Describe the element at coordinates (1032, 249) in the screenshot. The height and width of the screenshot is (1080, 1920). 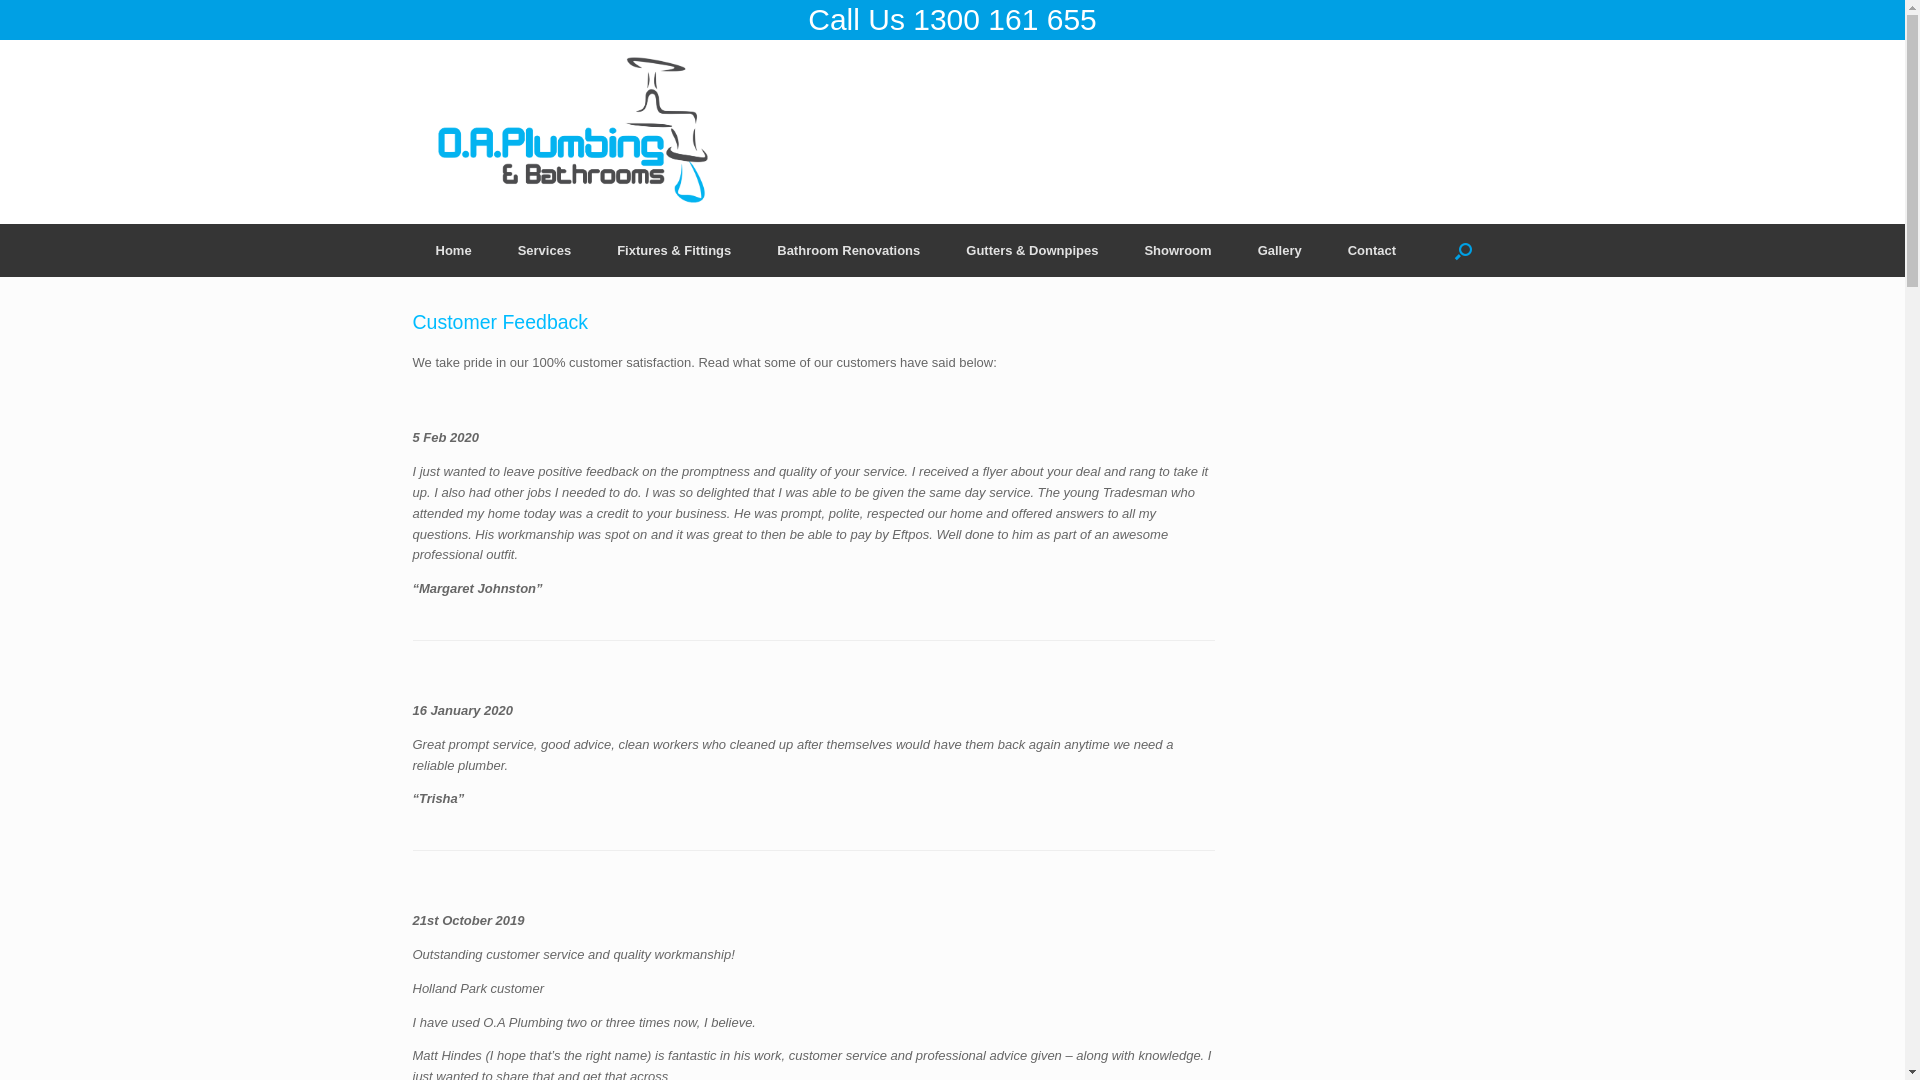
I see `'Gutters & Downpipes'` at that location.